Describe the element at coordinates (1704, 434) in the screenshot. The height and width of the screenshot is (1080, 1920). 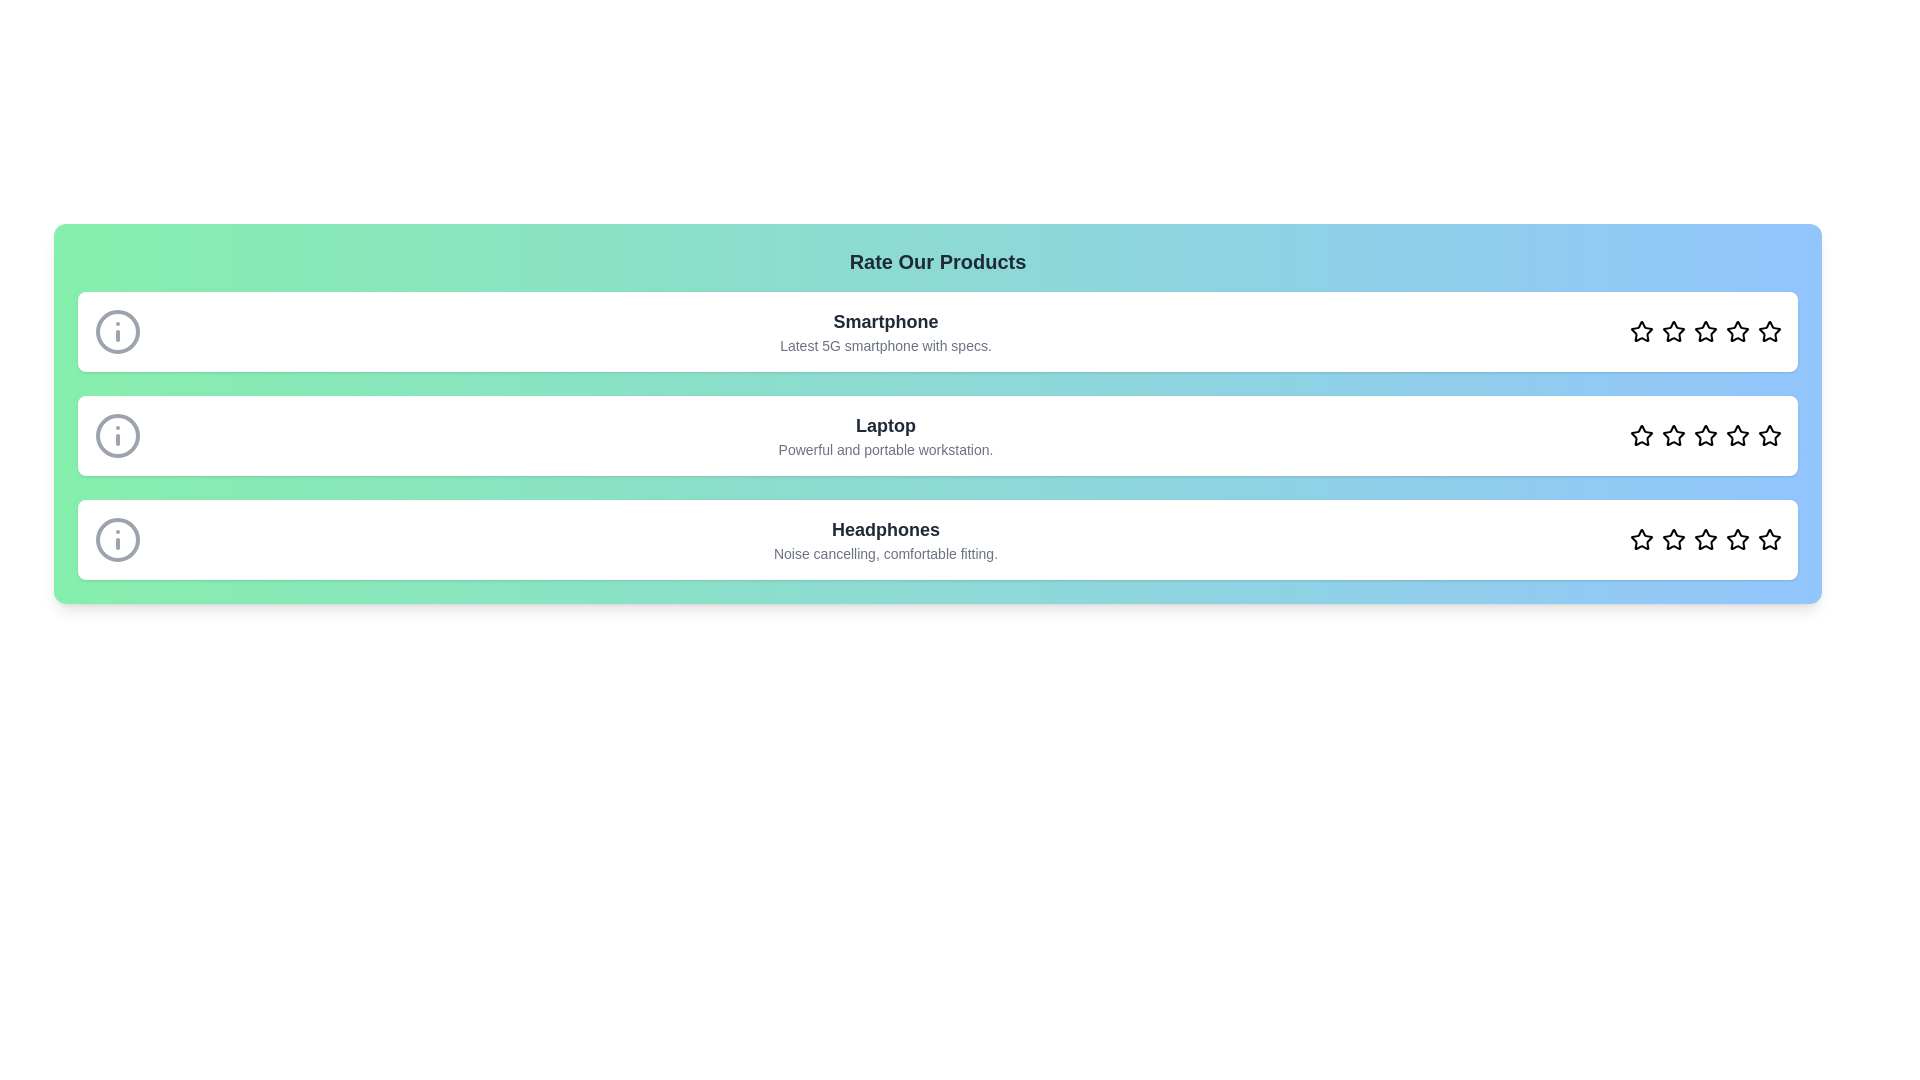
I see `the third star in the second rating row for the 'Laptop' product section` at that location.